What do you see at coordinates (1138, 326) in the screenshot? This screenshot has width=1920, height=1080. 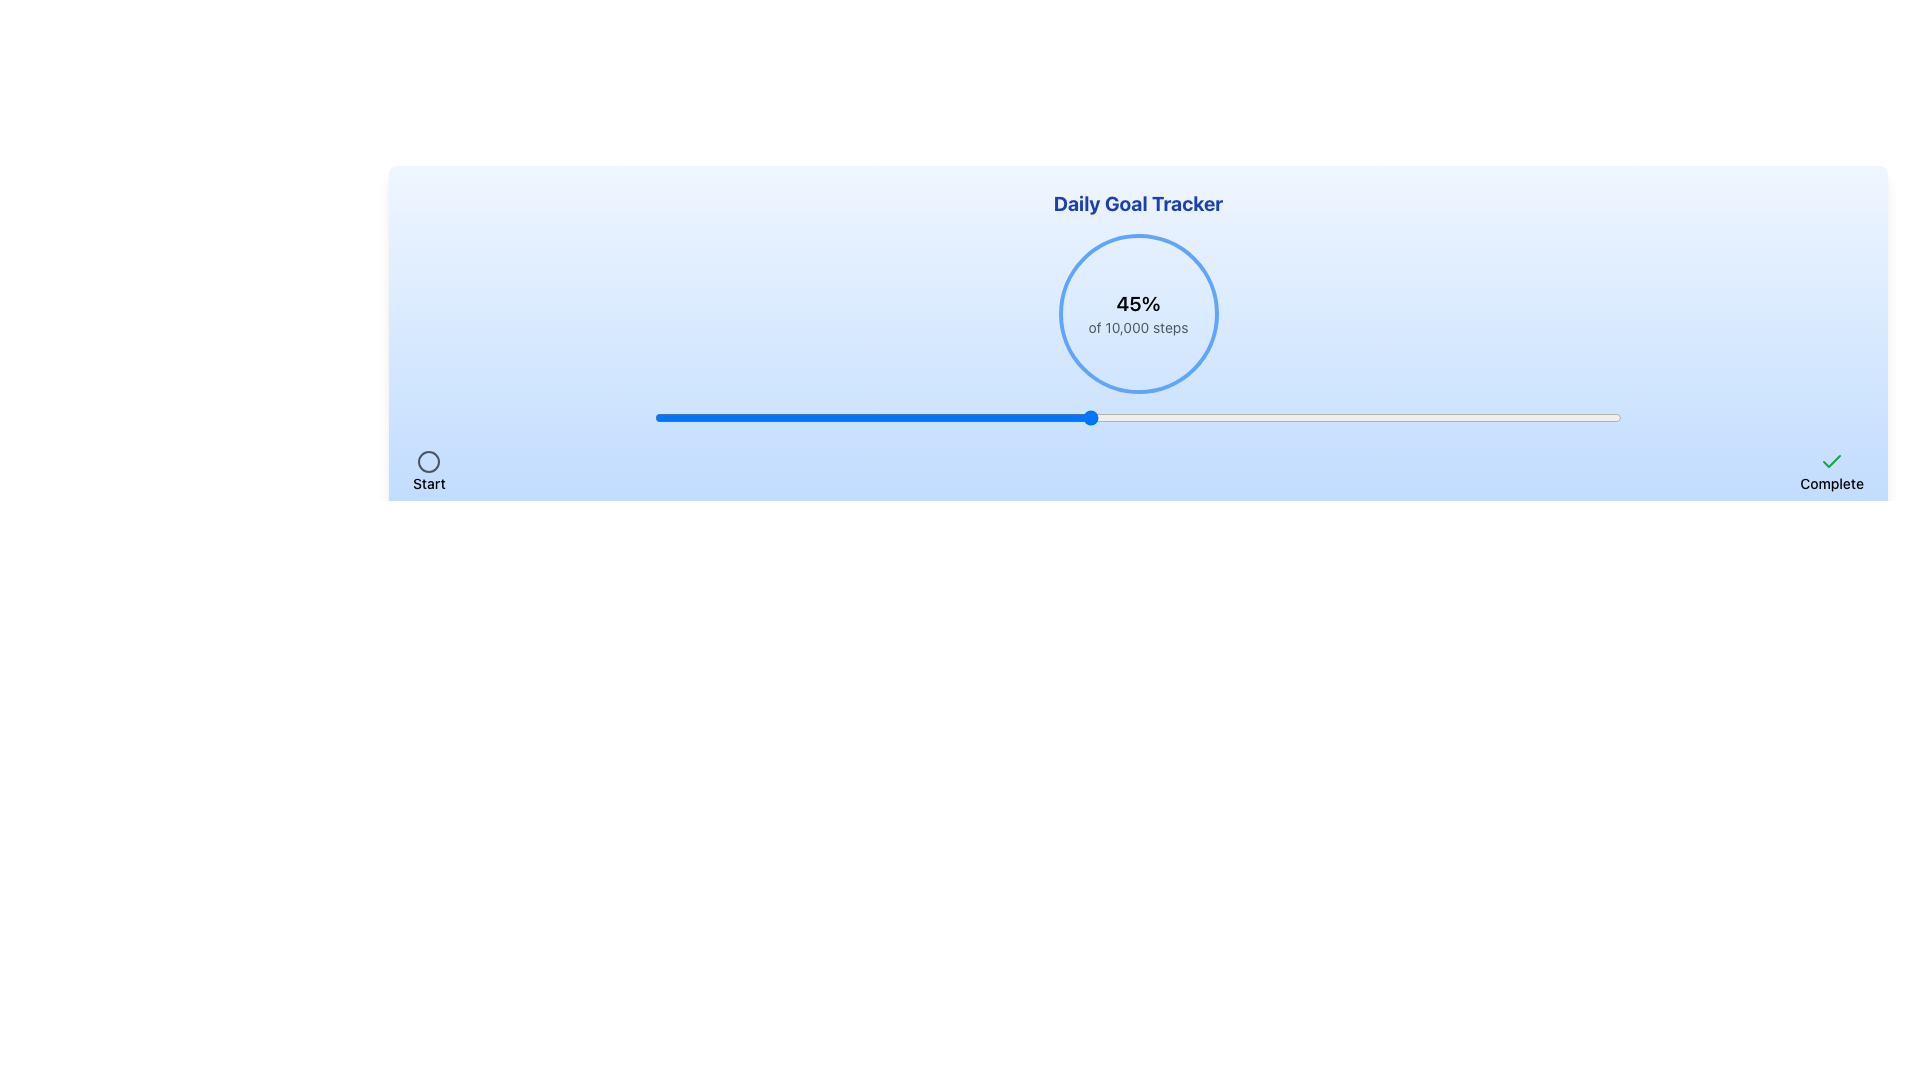 I see `text label displaying 'of 10,000 steps' located below the '45%' text within the 'Daily Goal Tracker' section` at bounding box center [1138, 326].